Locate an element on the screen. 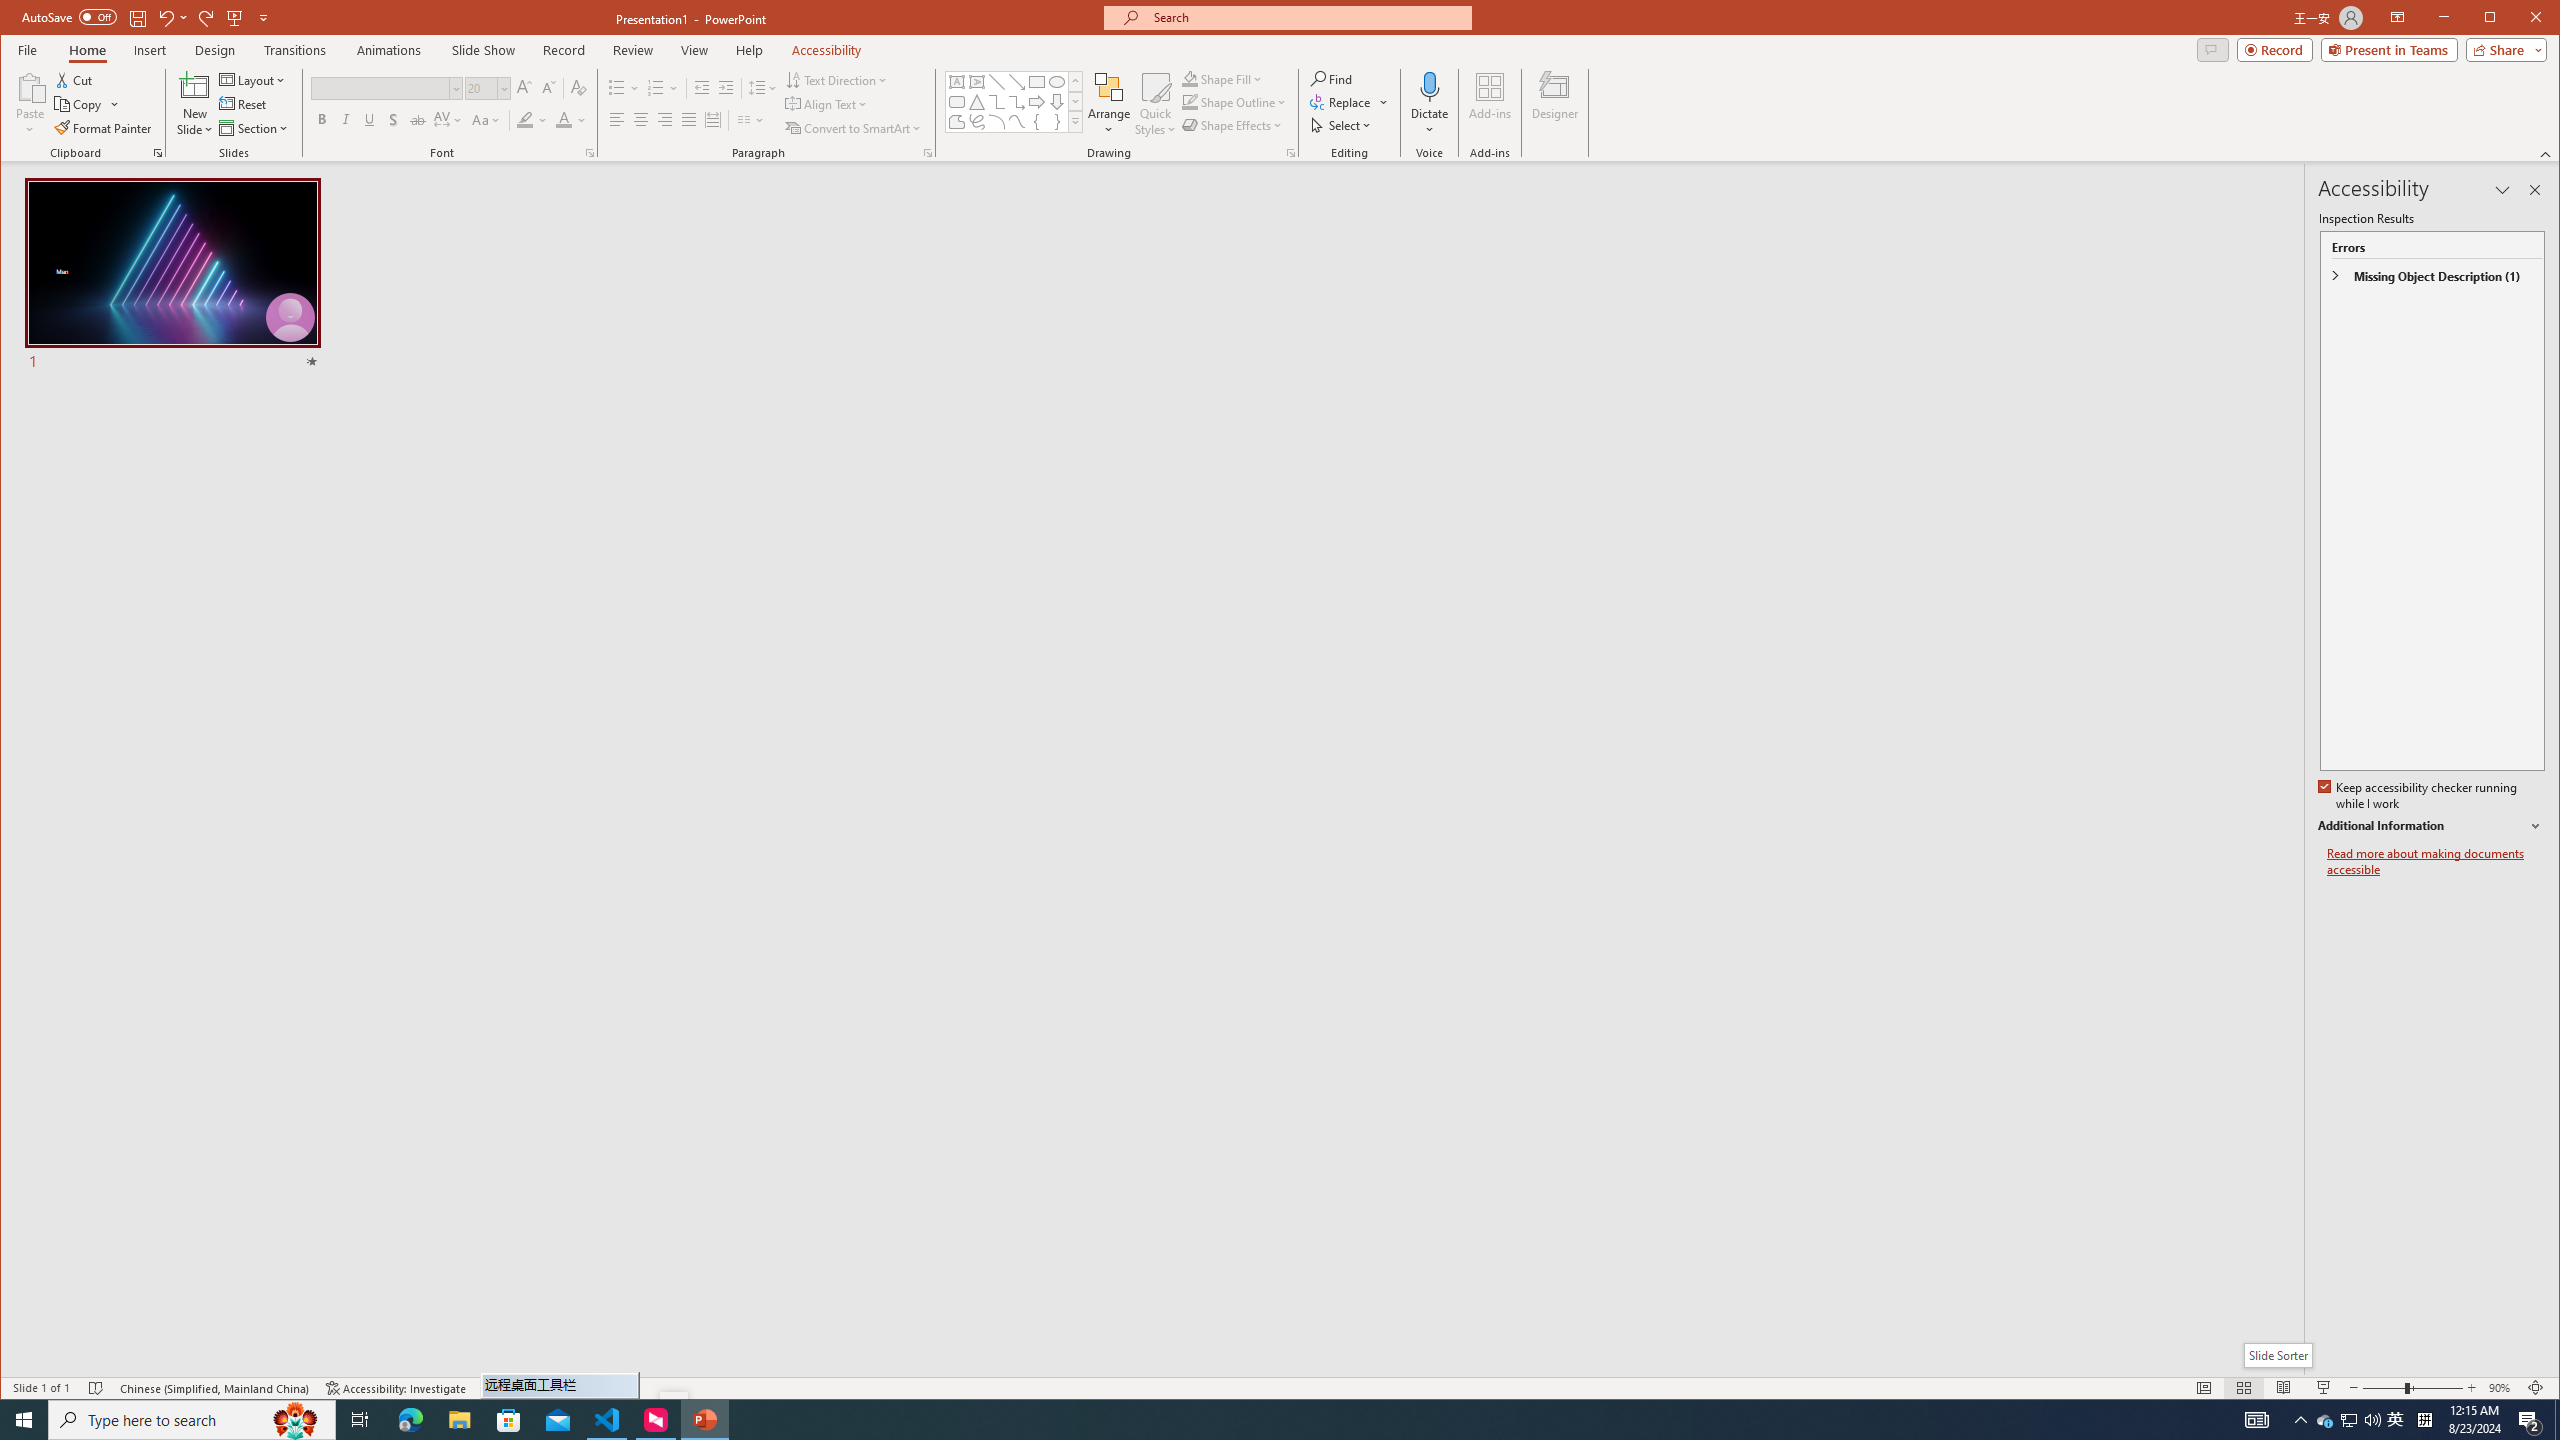  'Font...' is located at coordinates (590, 153).